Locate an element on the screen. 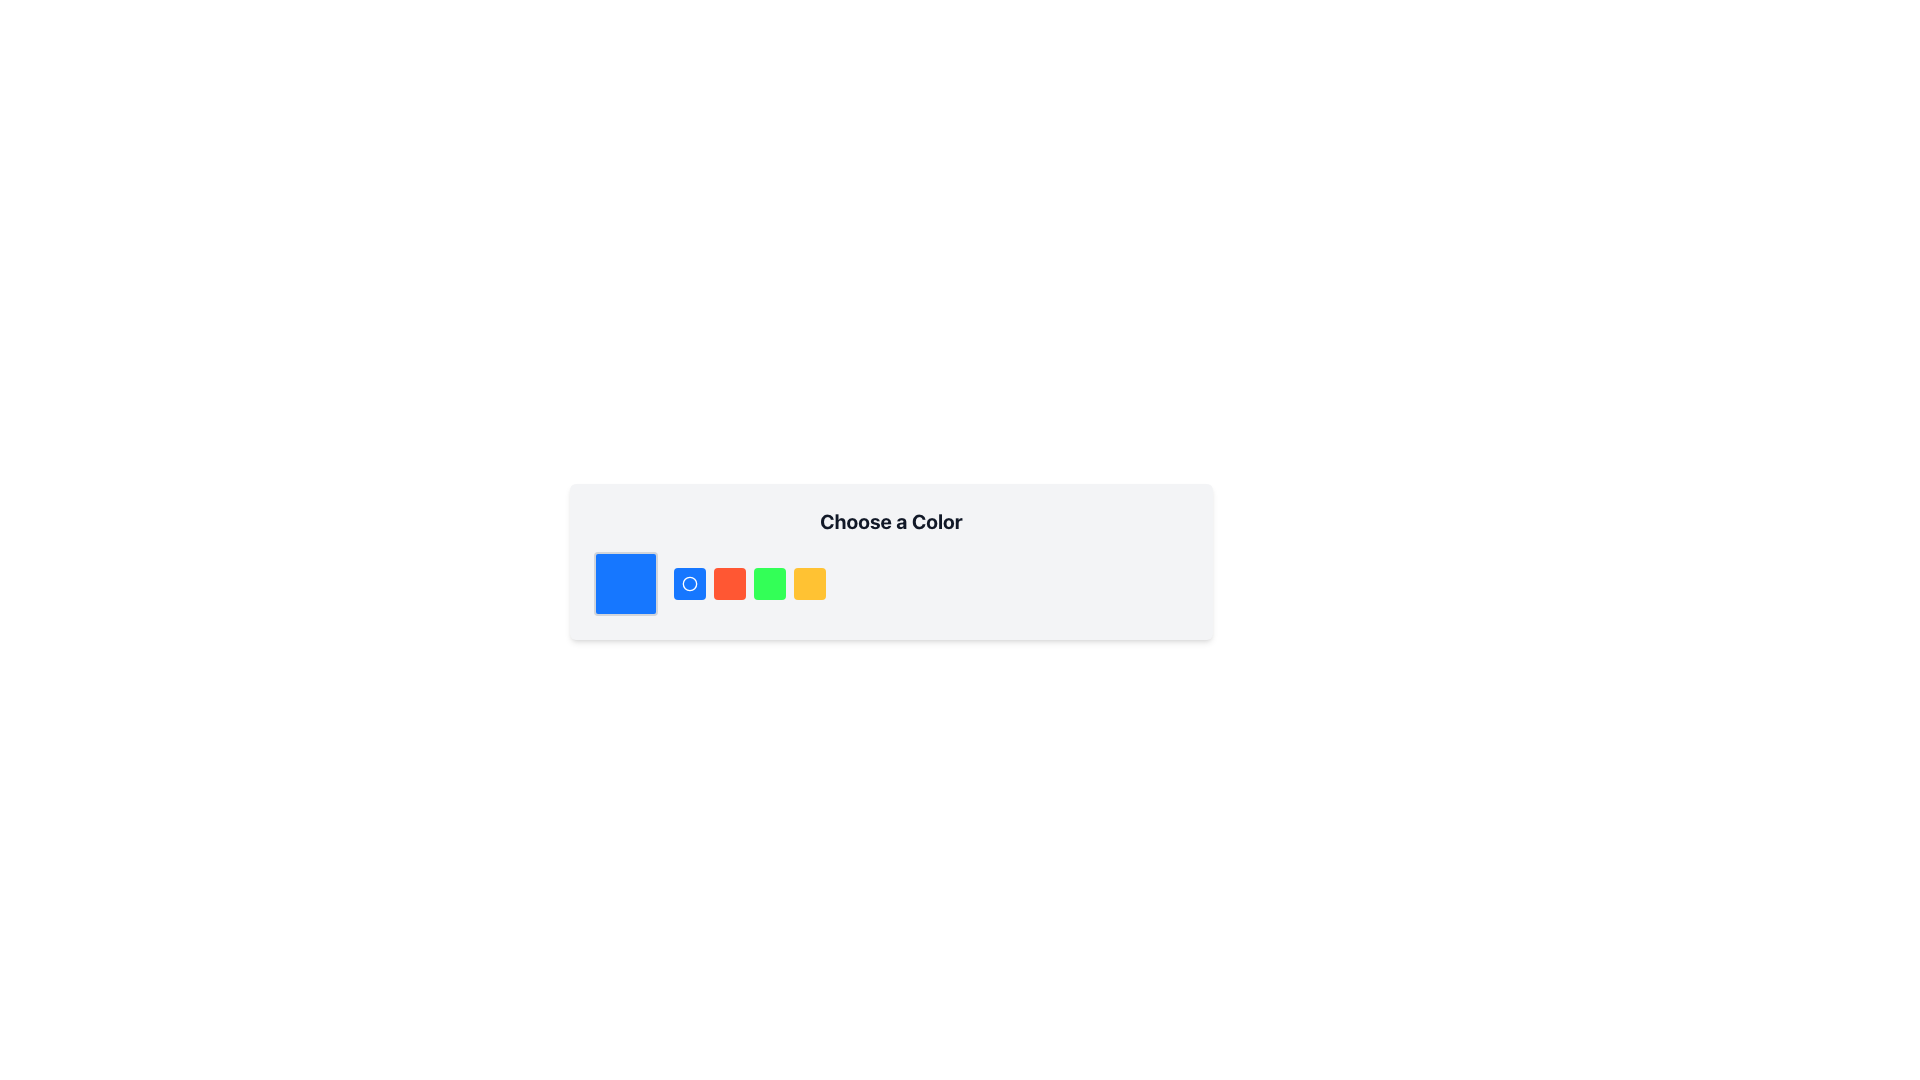 The height and width of the screenshot is (1080, 1920). the Color Selection Group located within the light grey card titled 'Choose a Color' is located at coordinates (890, 583).